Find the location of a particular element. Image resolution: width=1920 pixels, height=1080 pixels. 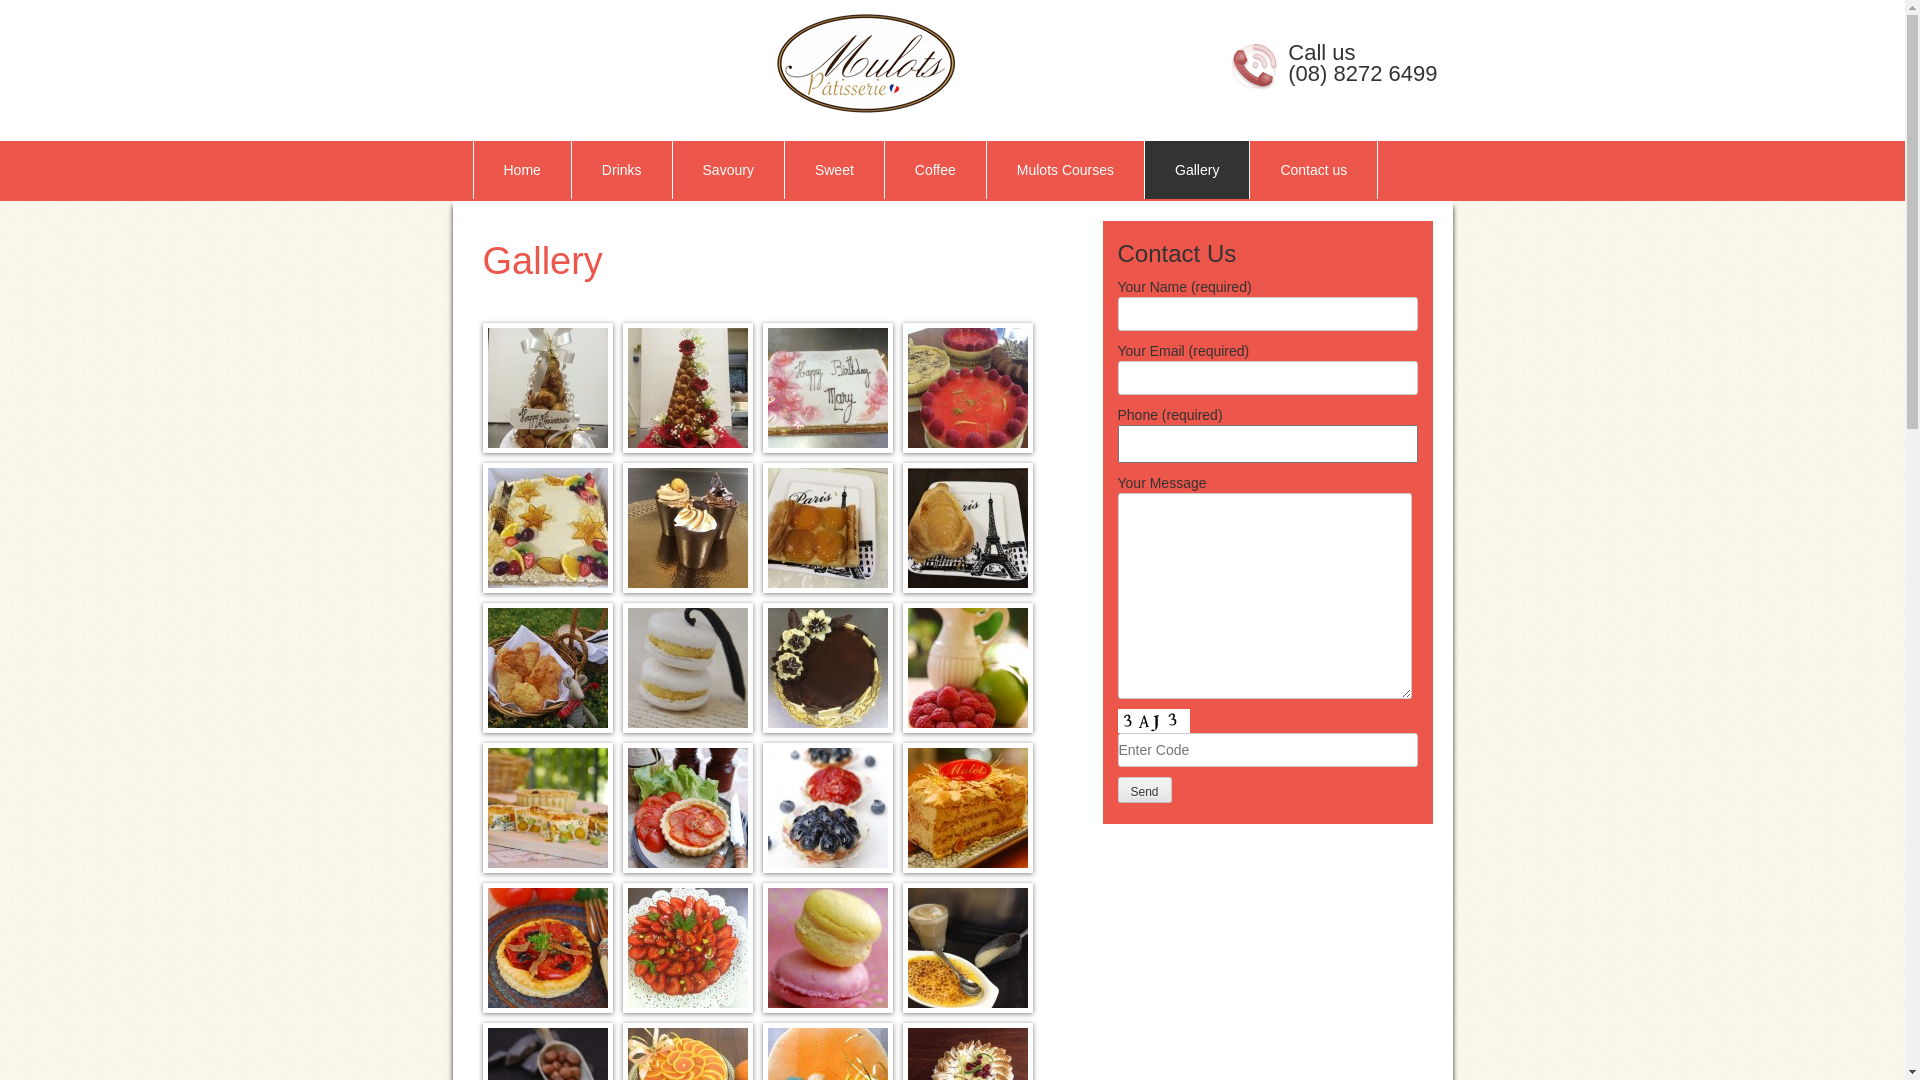

'Savoury' is located at coordinates (672, 168).